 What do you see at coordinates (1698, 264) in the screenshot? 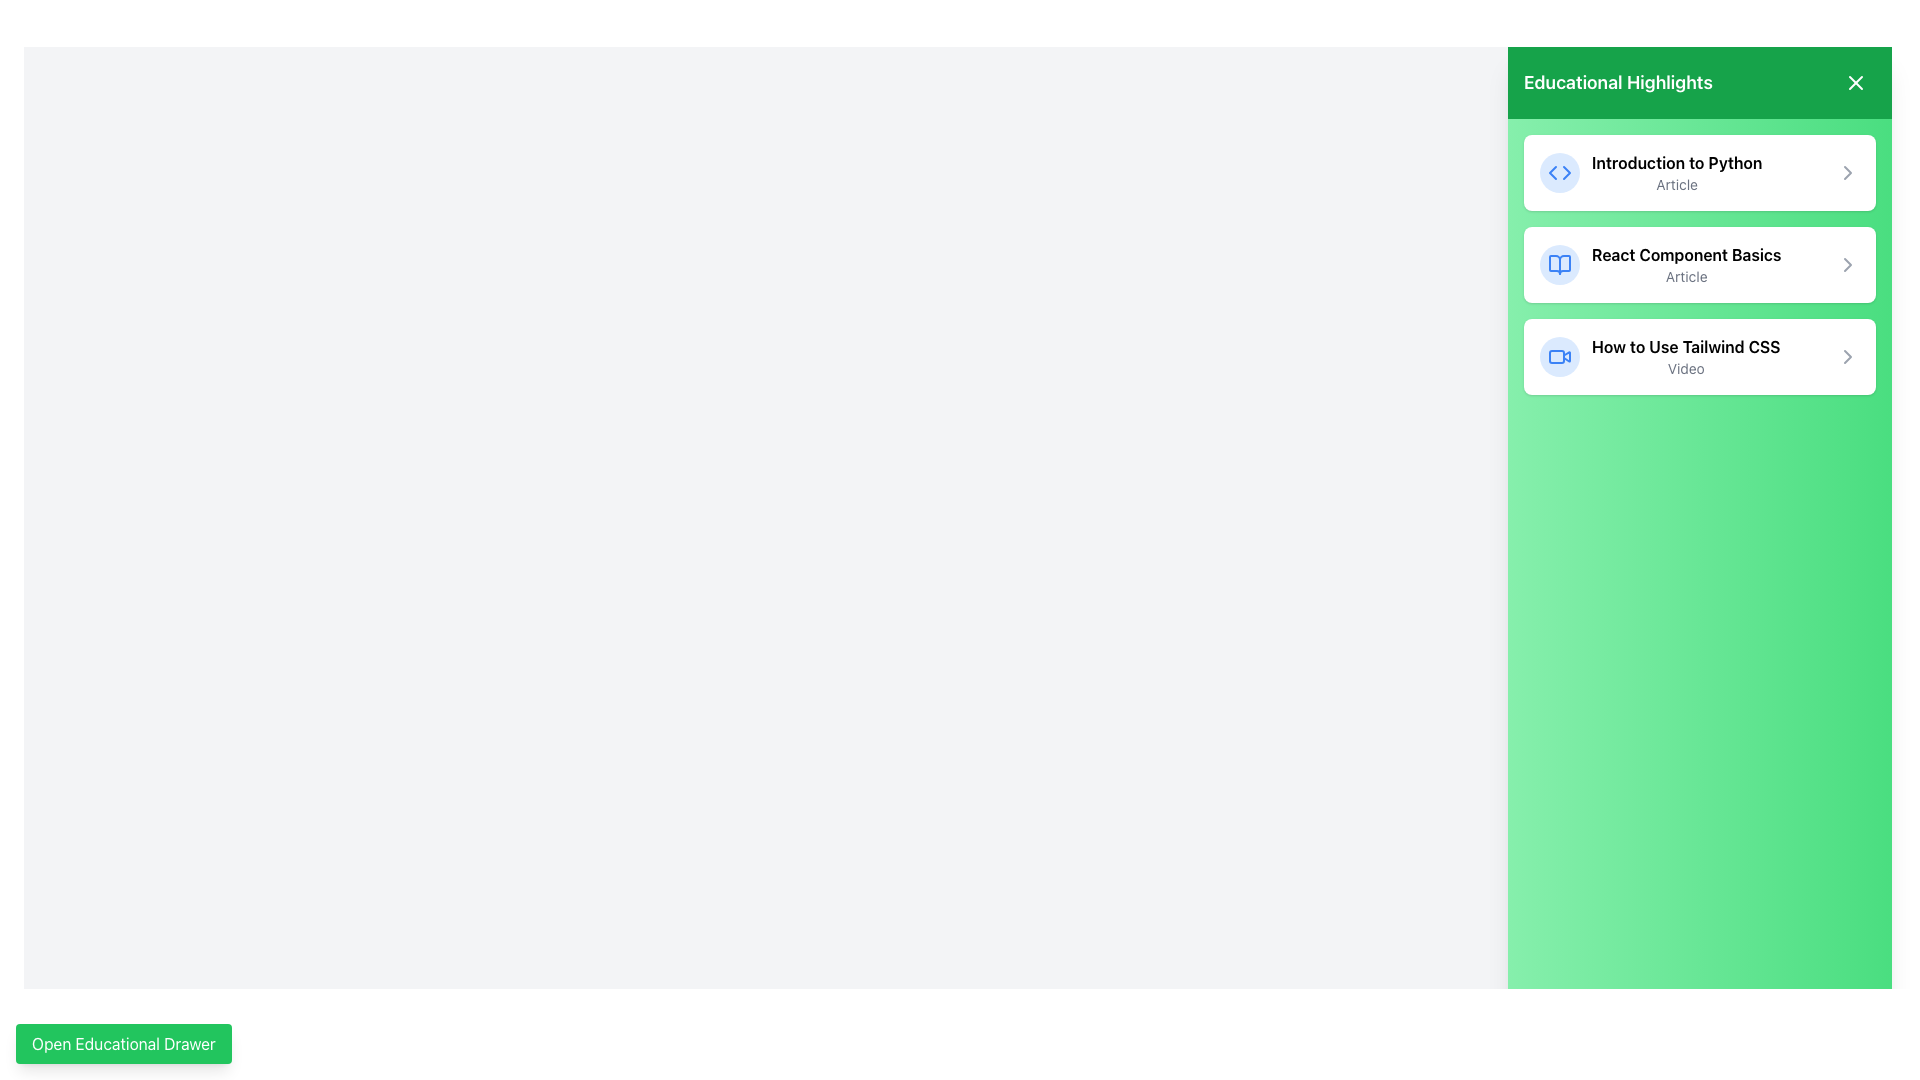
I see `the second card in the 'Educational Highlights' section, which contains the title 'React Component Basics'` at bounding box center [1698, 264].